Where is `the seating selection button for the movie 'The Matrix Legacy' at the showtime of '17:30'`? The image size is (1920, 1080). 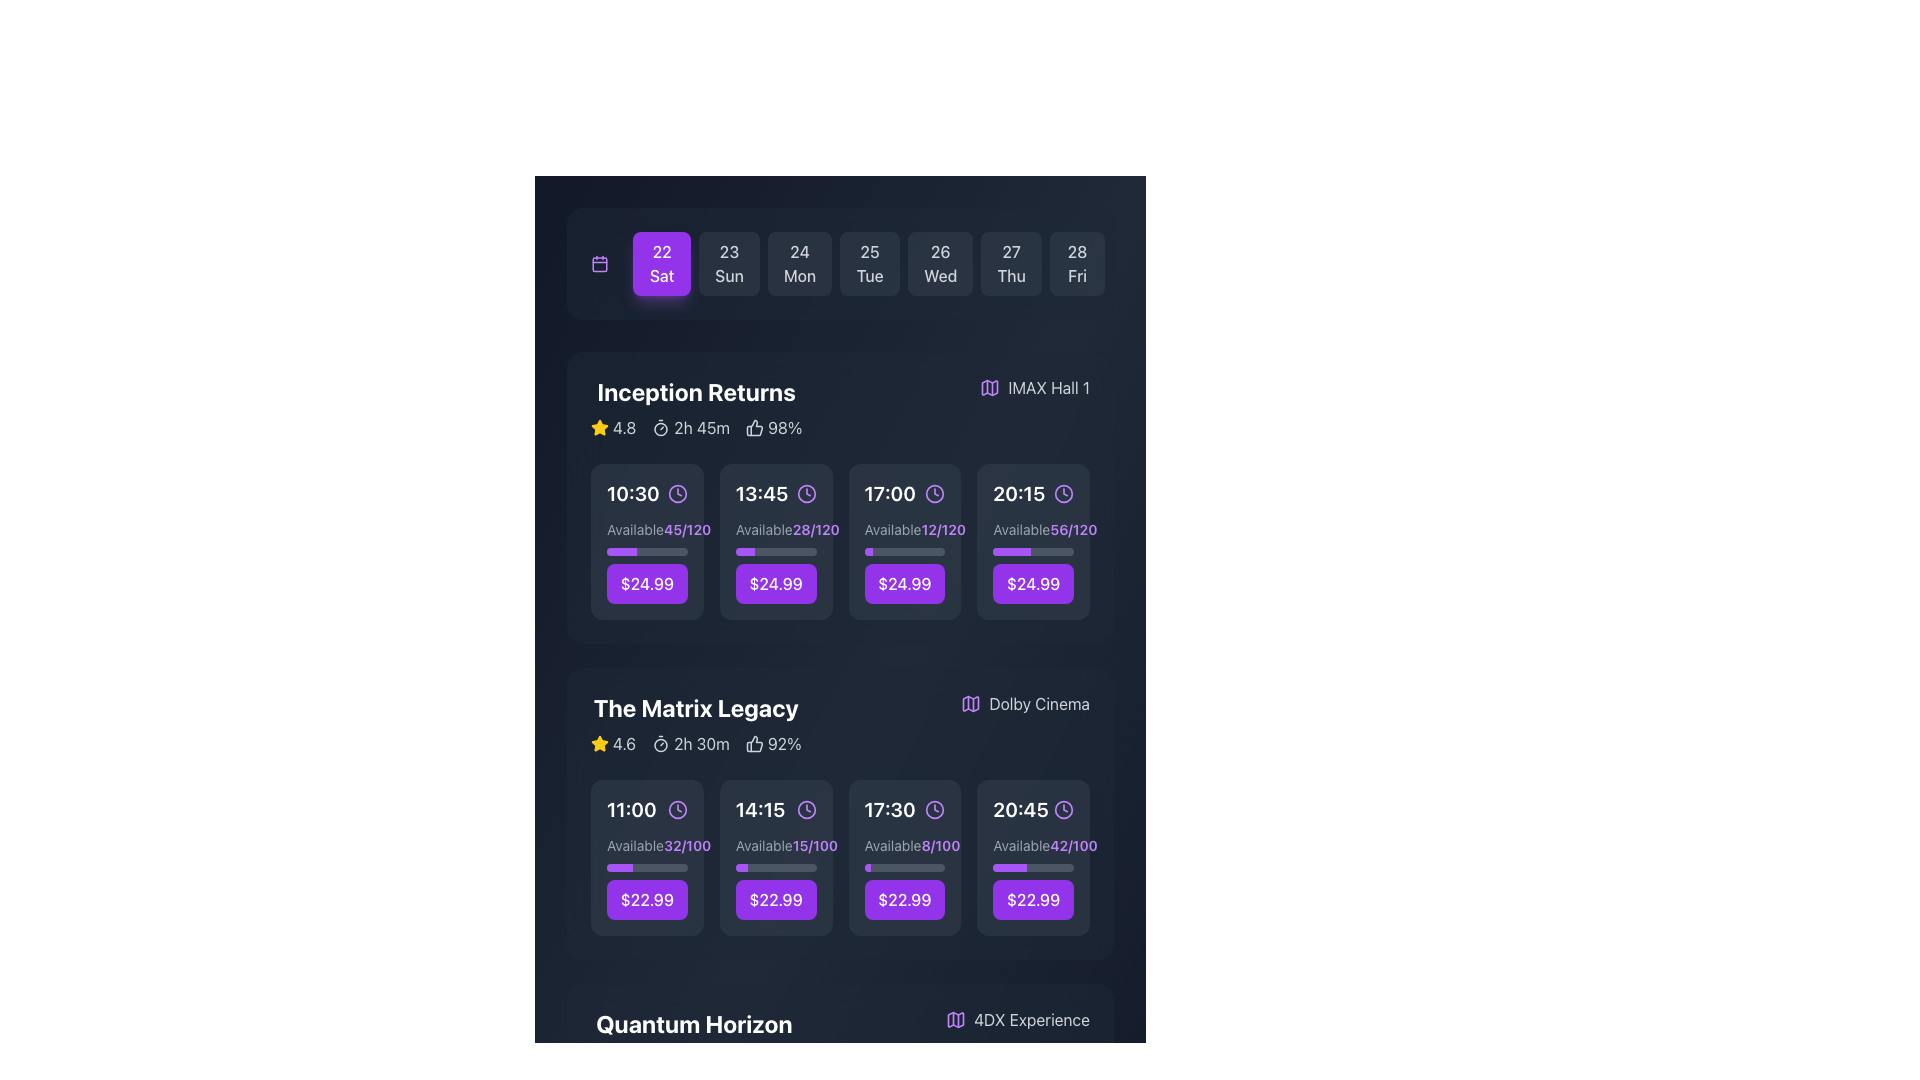
the seating selection button for the movie 'The Matrix Legacy' at the showtime of '17:30' is located at coordinates (903, 856).